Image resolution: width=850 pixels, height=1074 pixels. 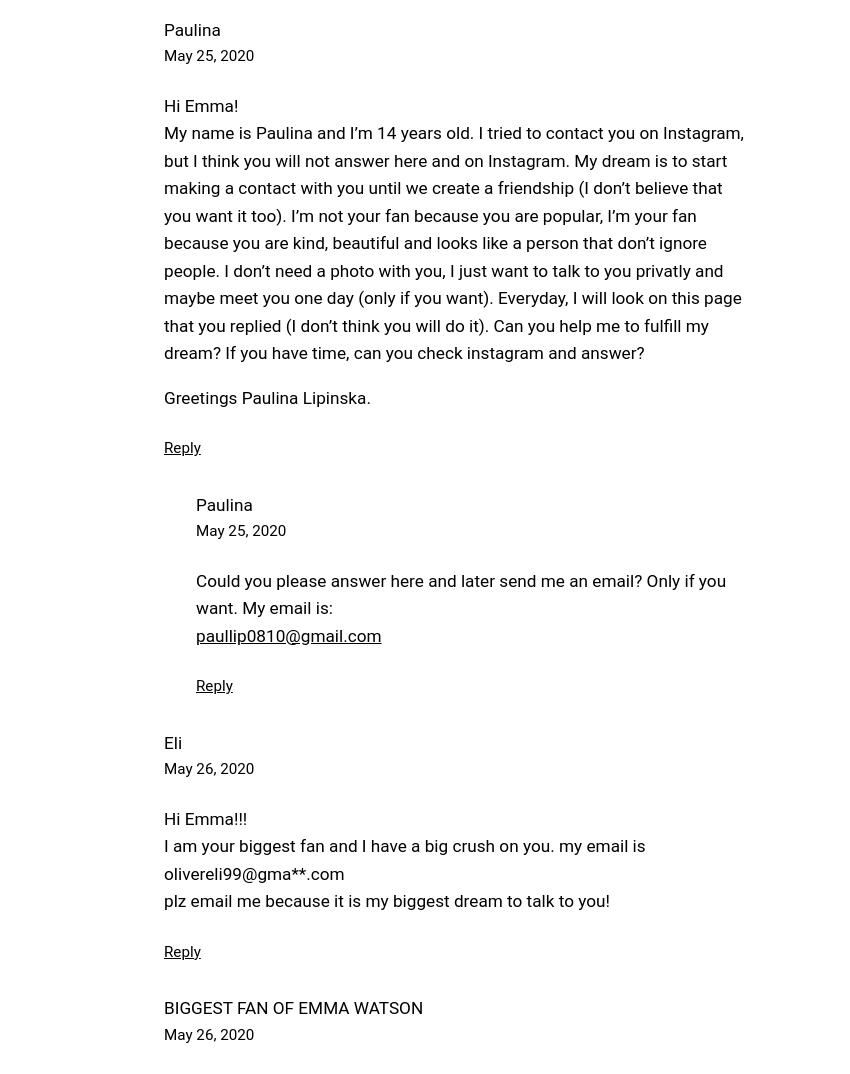 What do you see at coordinates (287, 634) in the screenshot?
I see `'paullip0810@gmail.com'` at bounding box center [287, 634].